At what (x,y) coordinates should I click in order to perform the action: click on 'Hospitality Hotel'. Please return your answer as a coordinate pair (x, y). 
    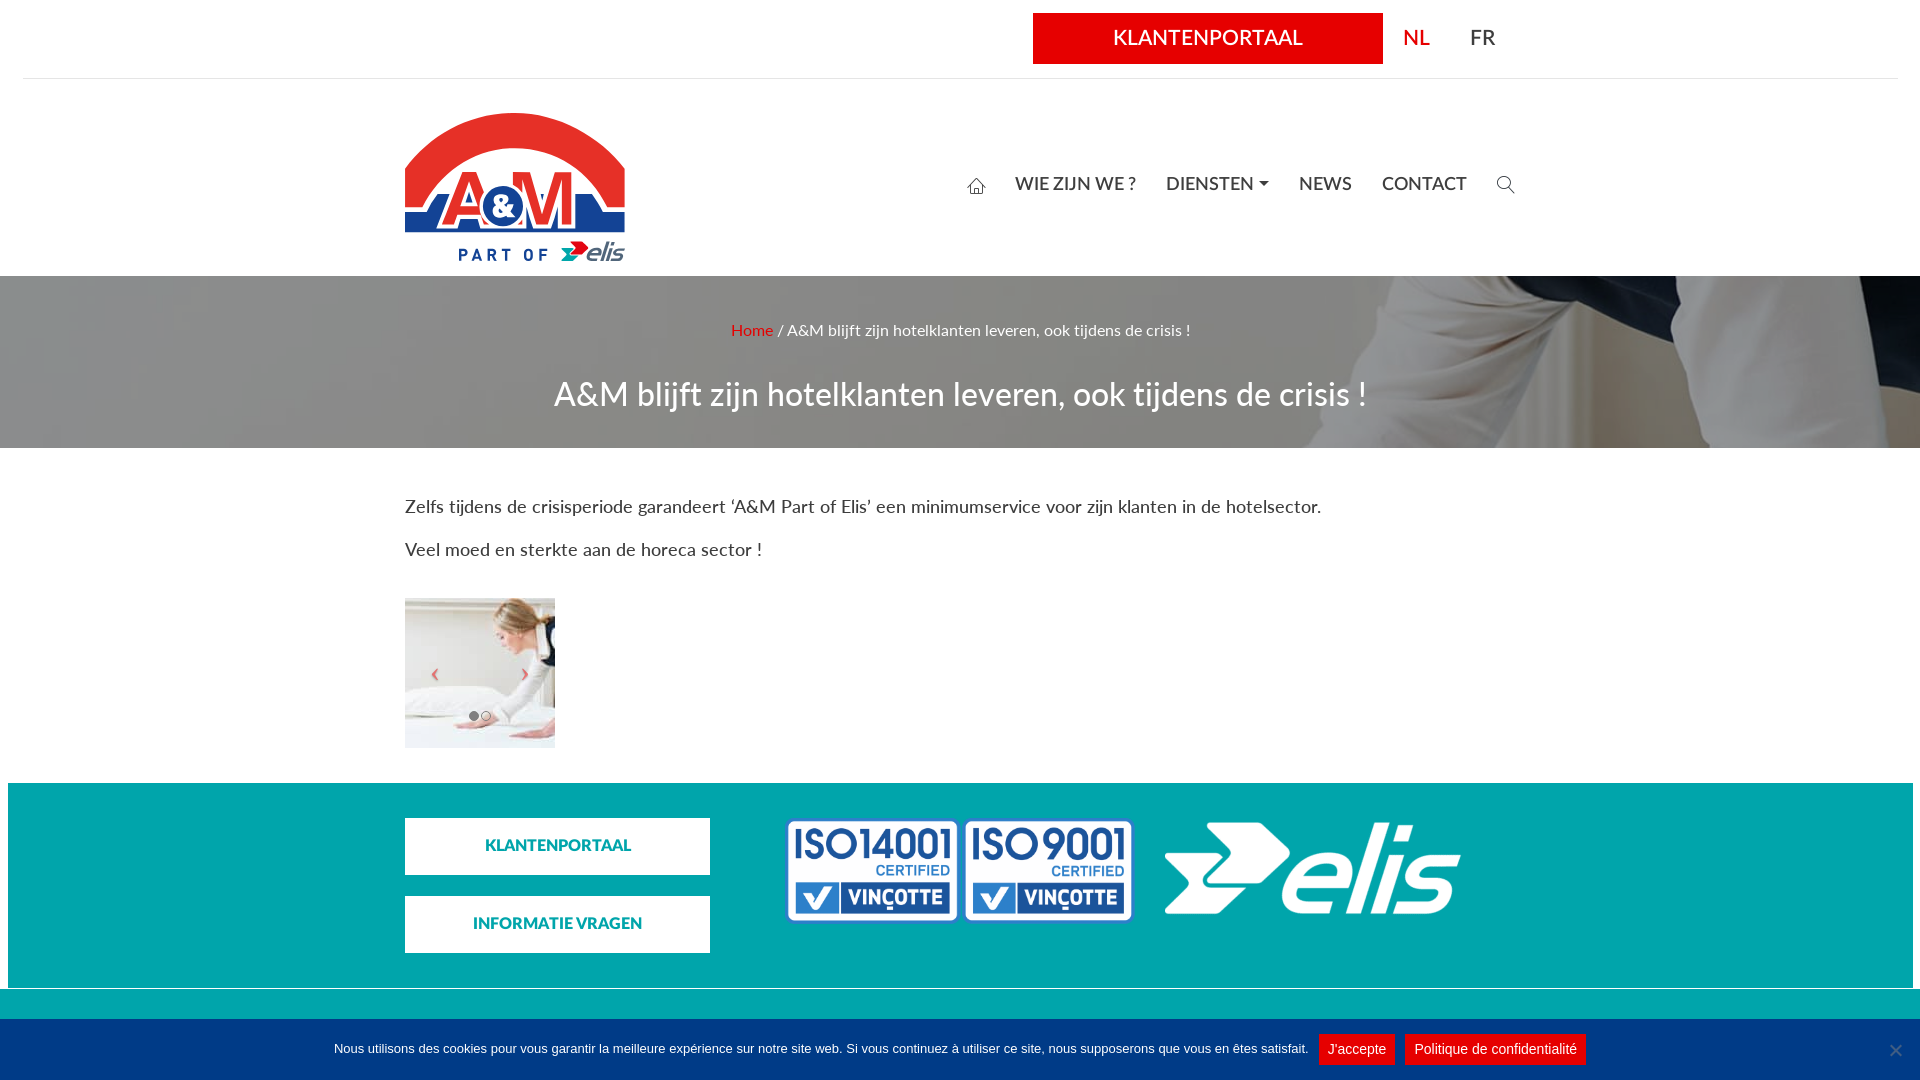
    Looking at the image, I should click on (480, 672).